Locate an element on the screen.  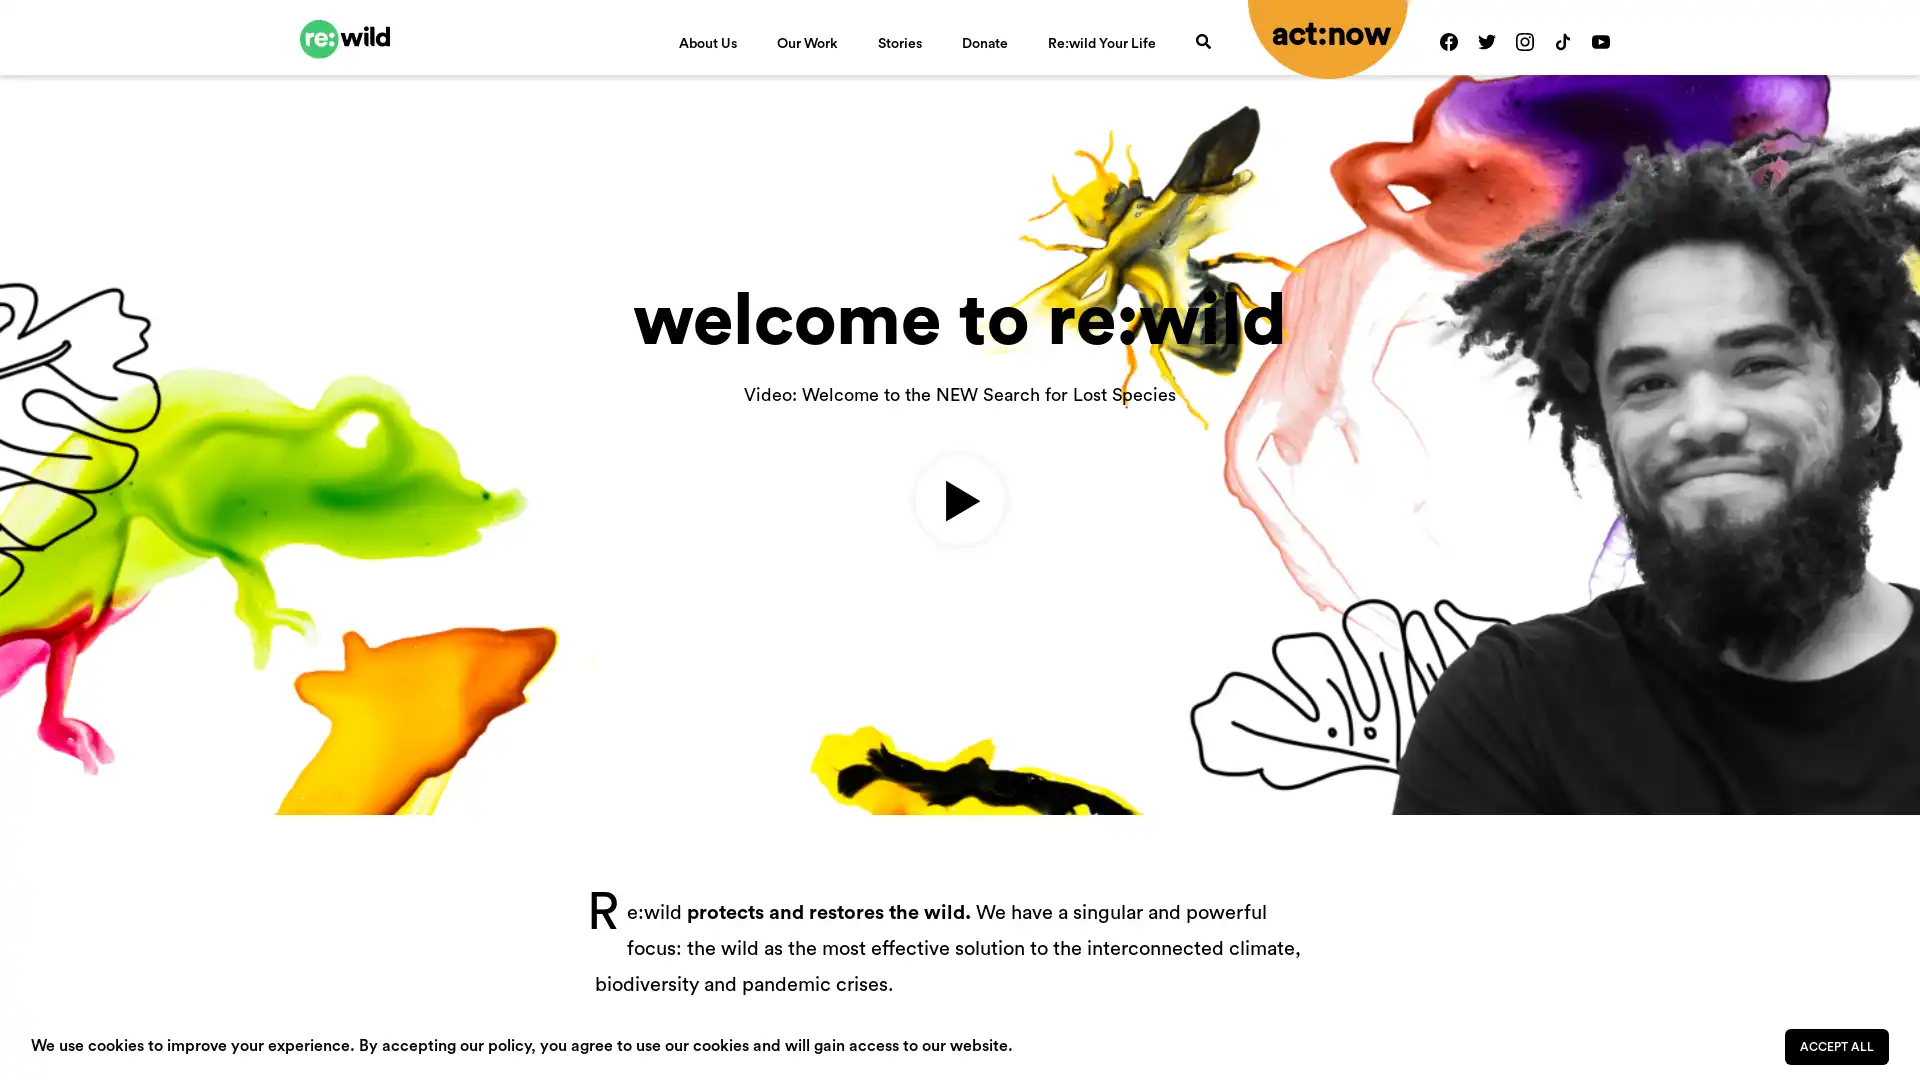
mute is located at coordinates (1742, 676).